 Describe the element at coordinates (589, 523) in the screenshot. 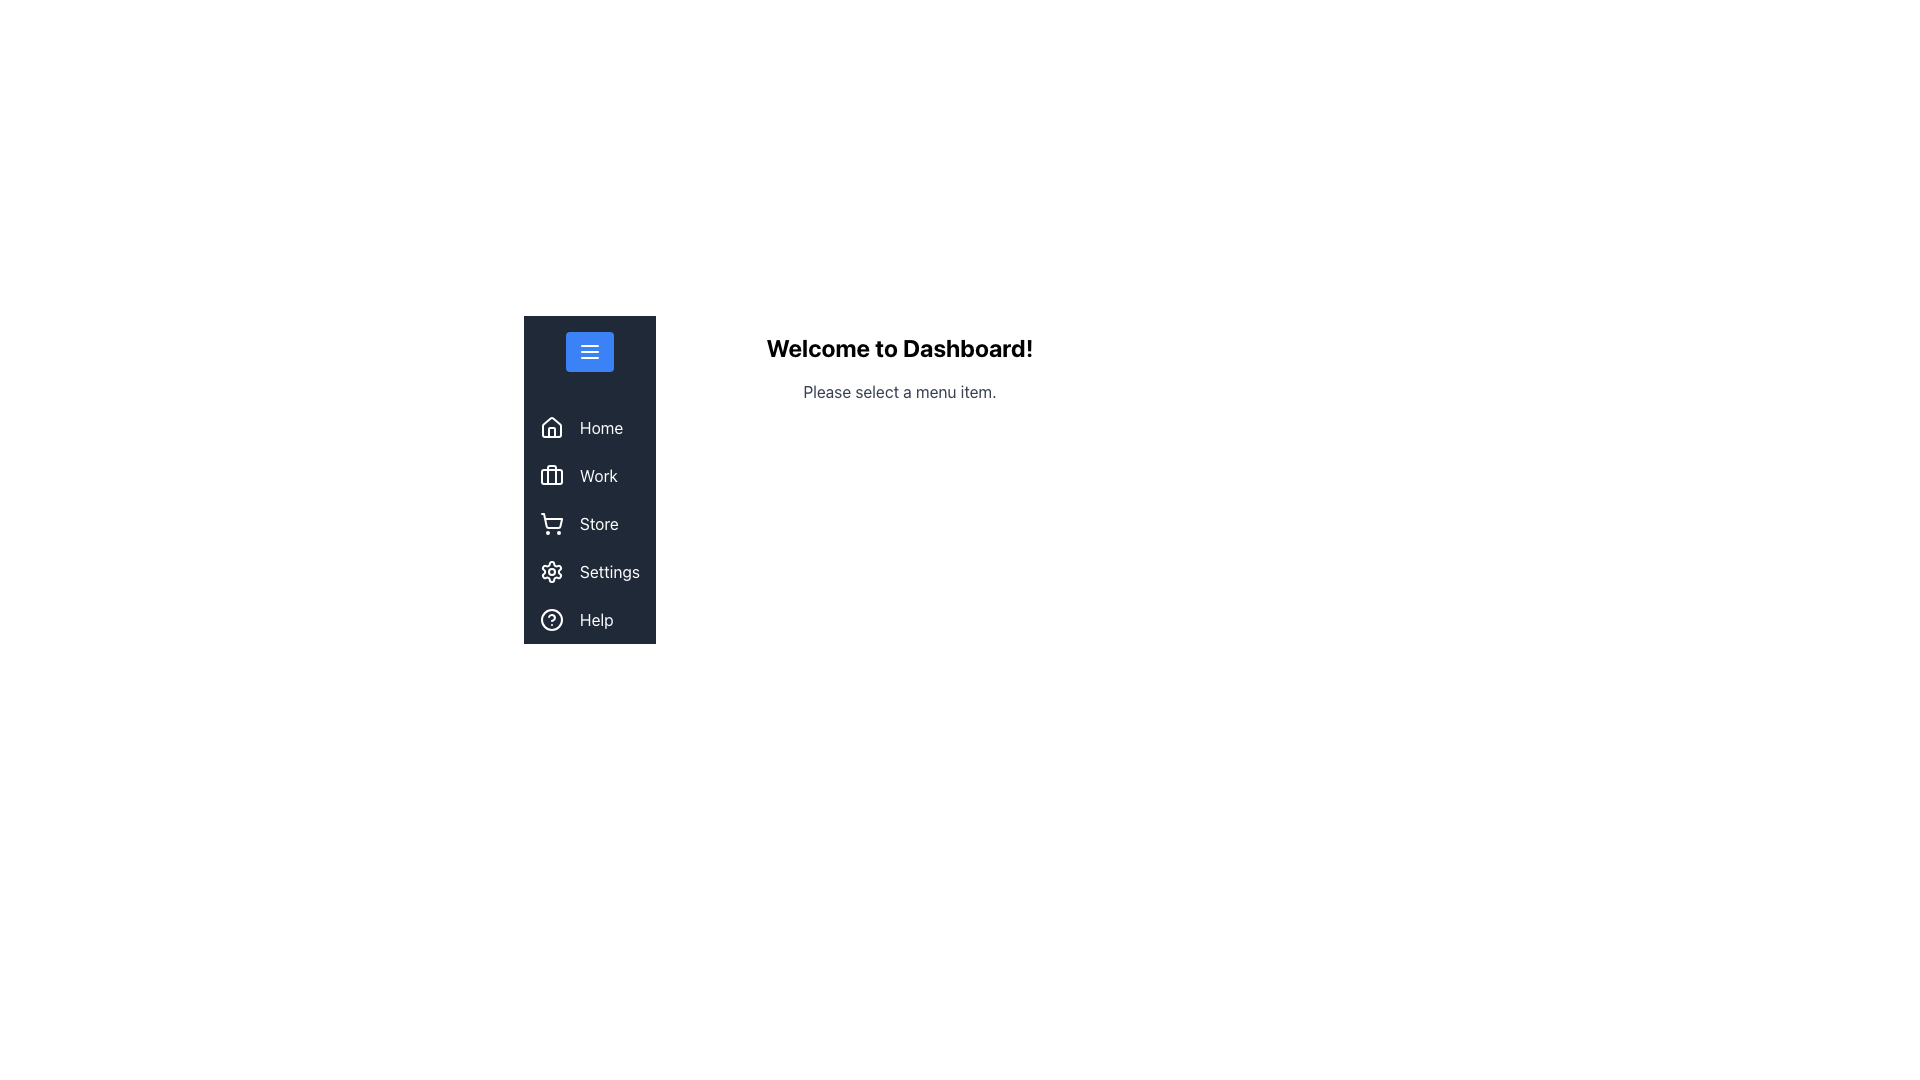

I see `the third navigation menu item labeled 'Store'` at that location.